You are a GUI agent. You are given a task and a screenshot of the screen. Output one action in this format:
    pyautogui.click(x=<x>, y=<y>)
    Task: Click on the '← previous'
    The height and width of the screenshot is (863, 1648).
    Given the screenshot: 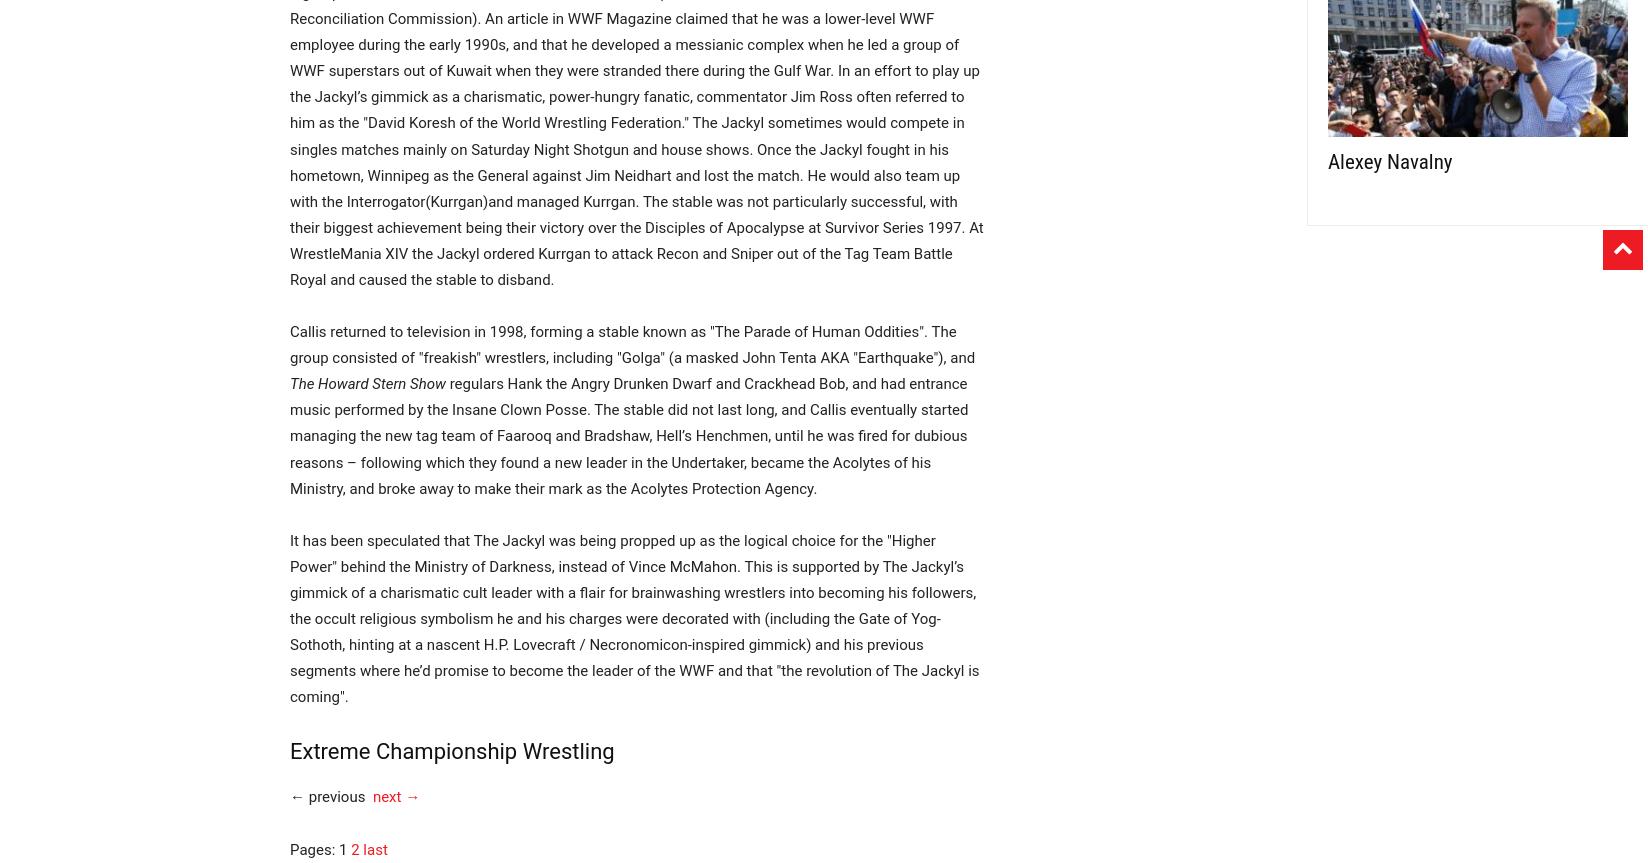 What is the action you would take?
    pyautogui.click(x=329, y=795)
    